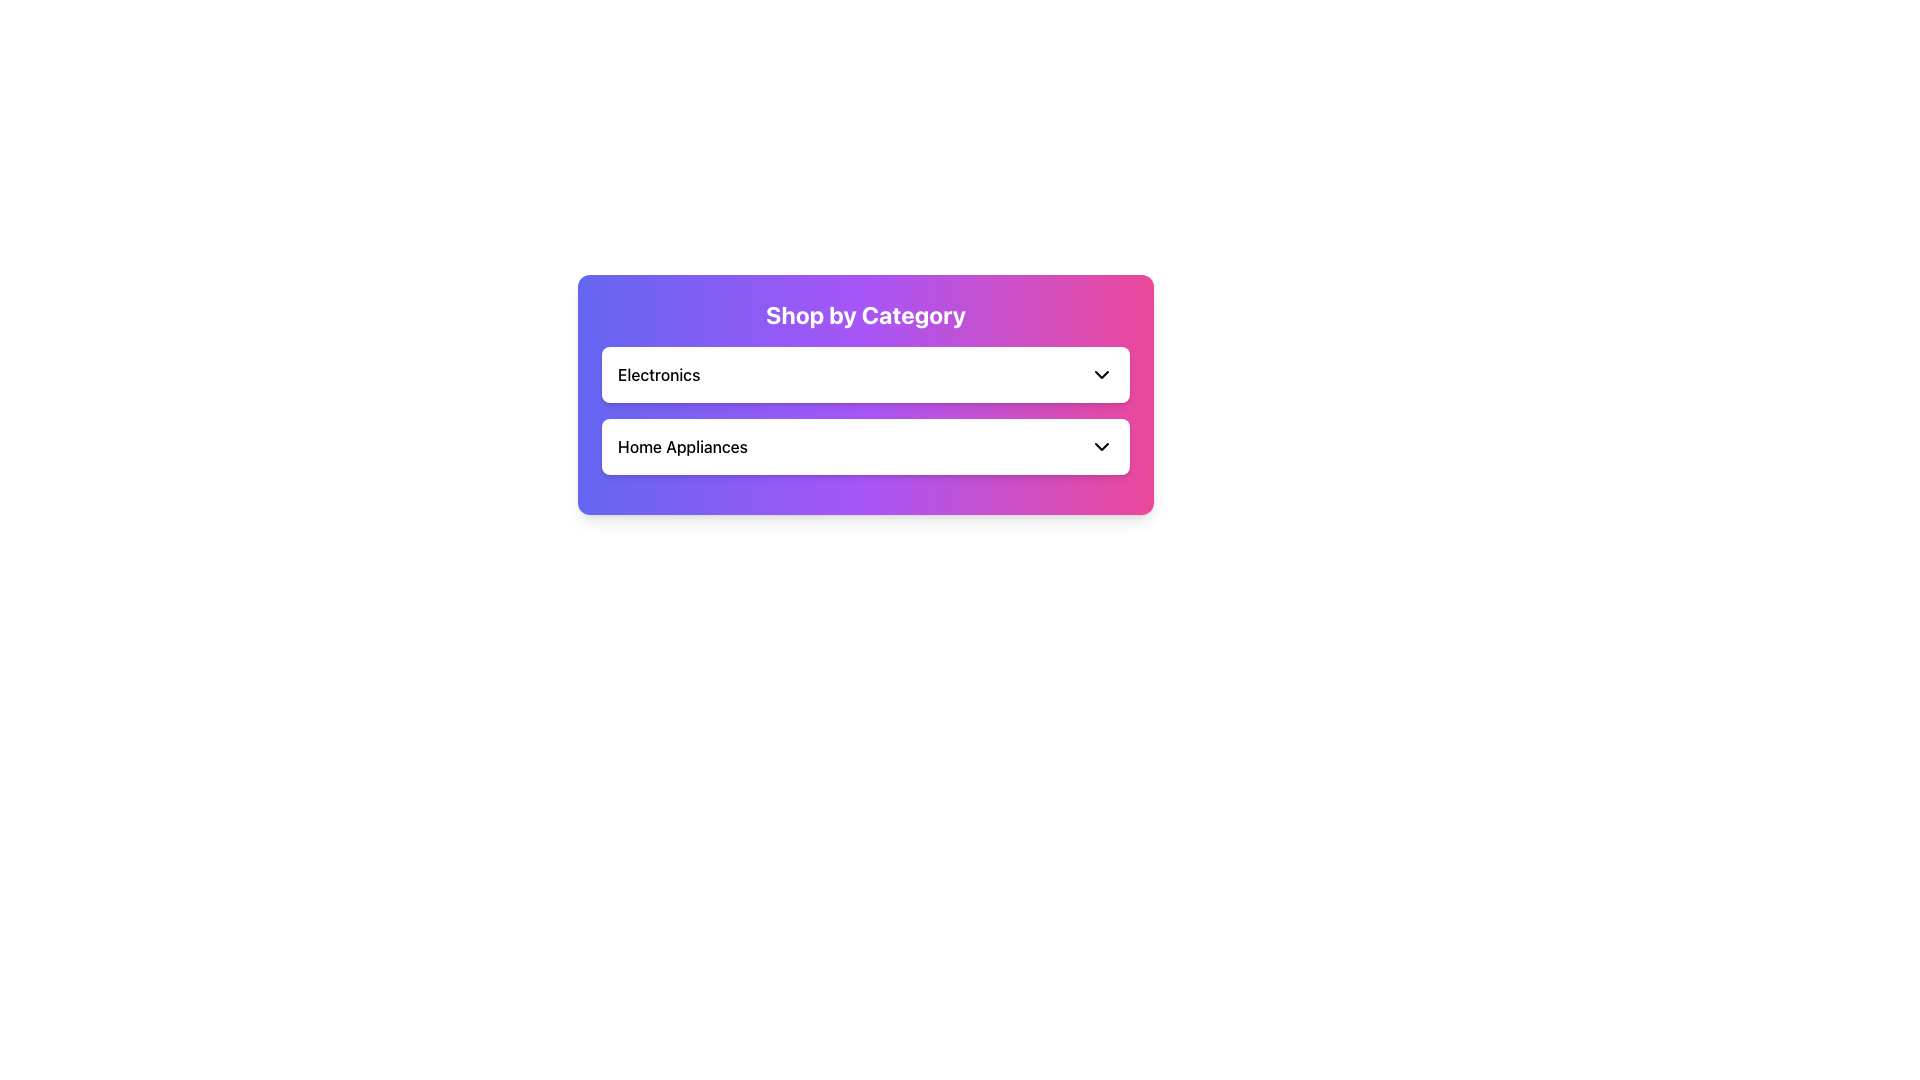  What do you see at coordinates (865, 374) in the screenshot?
I see `the first Dropdown option in the category list` at bounding box center [865, 374].